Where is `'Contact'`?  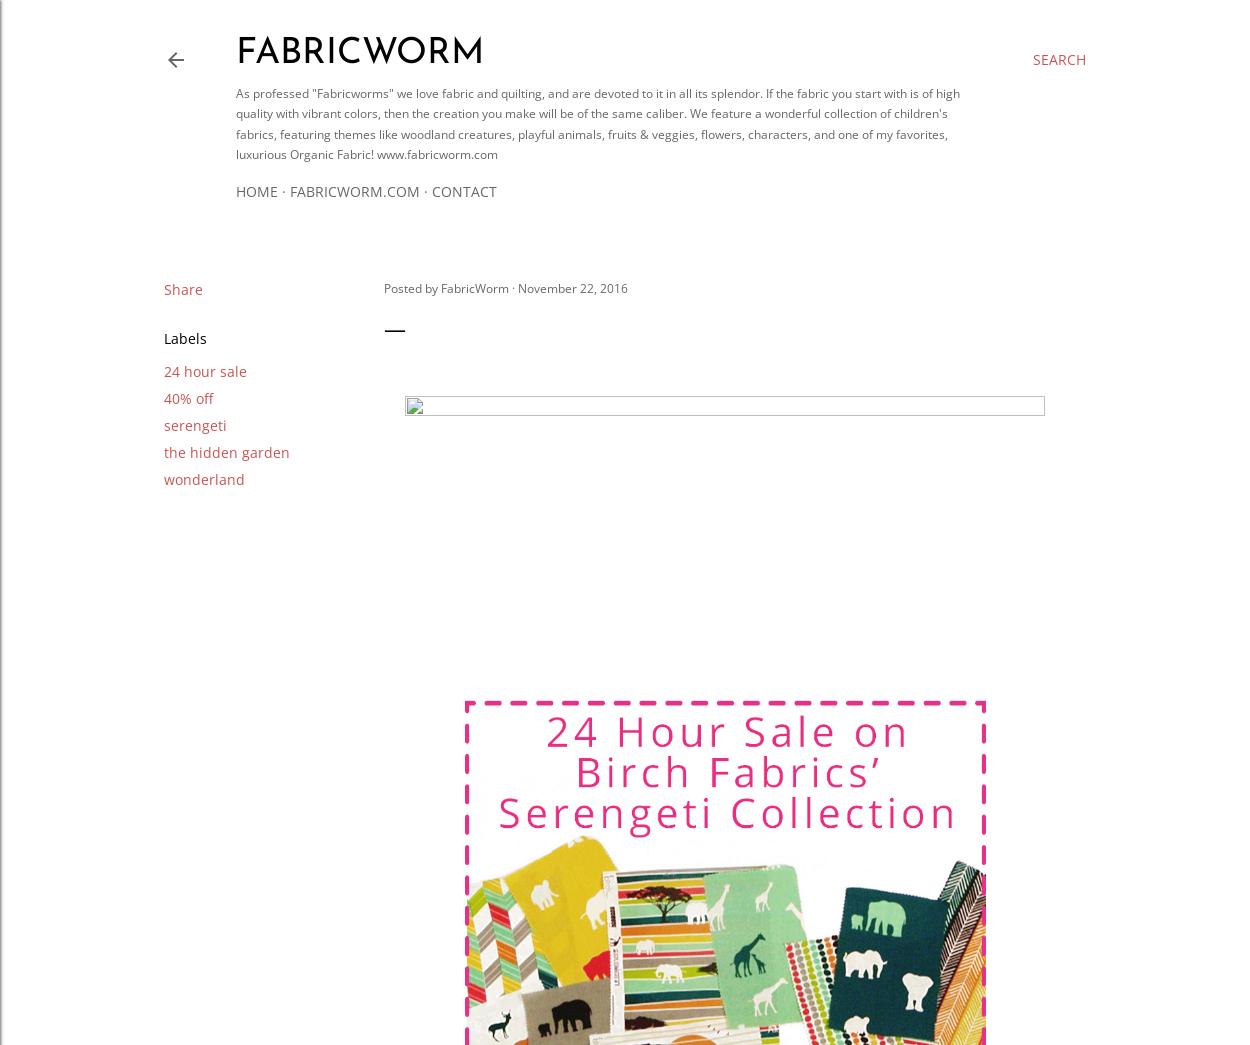
'Contact' is located at coordinates (463, 190).